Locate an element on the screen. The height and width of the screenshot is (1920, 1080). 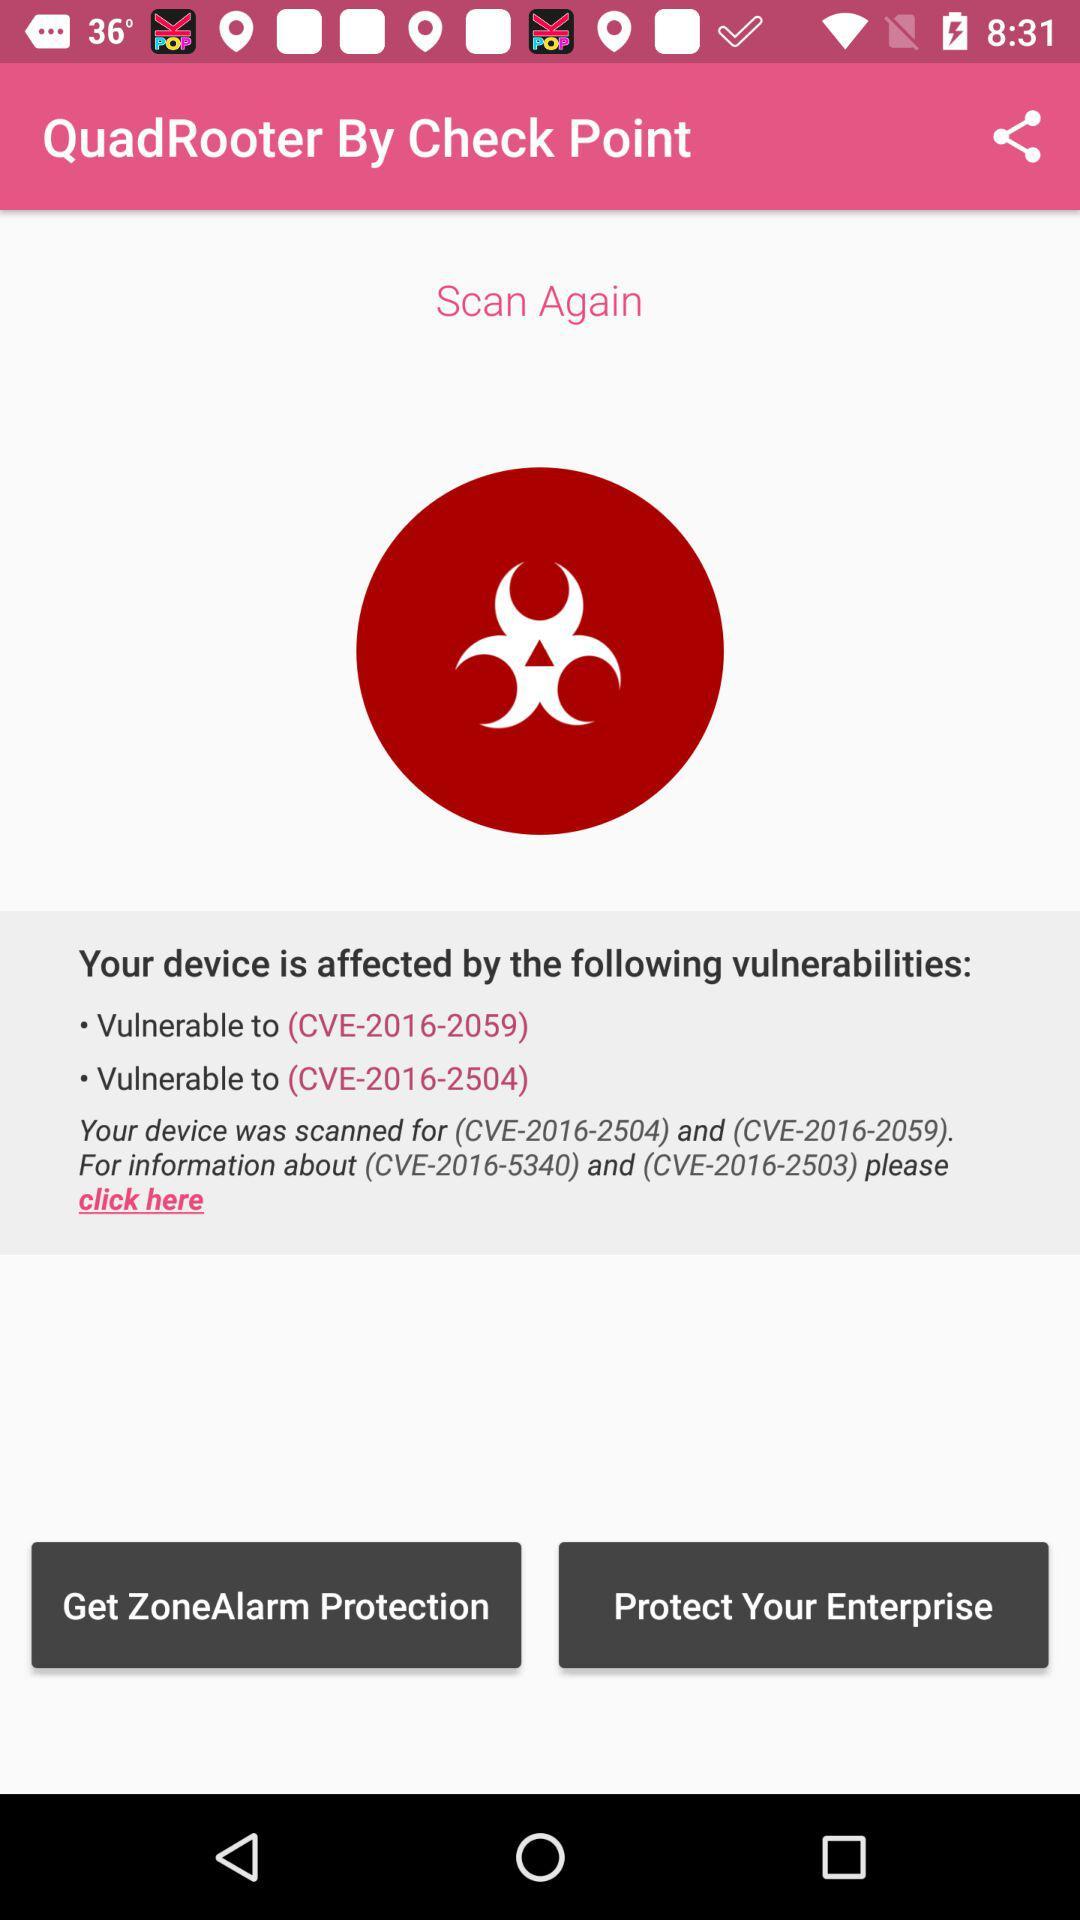
item to the left of protect your enterprise item is located at coordinates (276, 1604).